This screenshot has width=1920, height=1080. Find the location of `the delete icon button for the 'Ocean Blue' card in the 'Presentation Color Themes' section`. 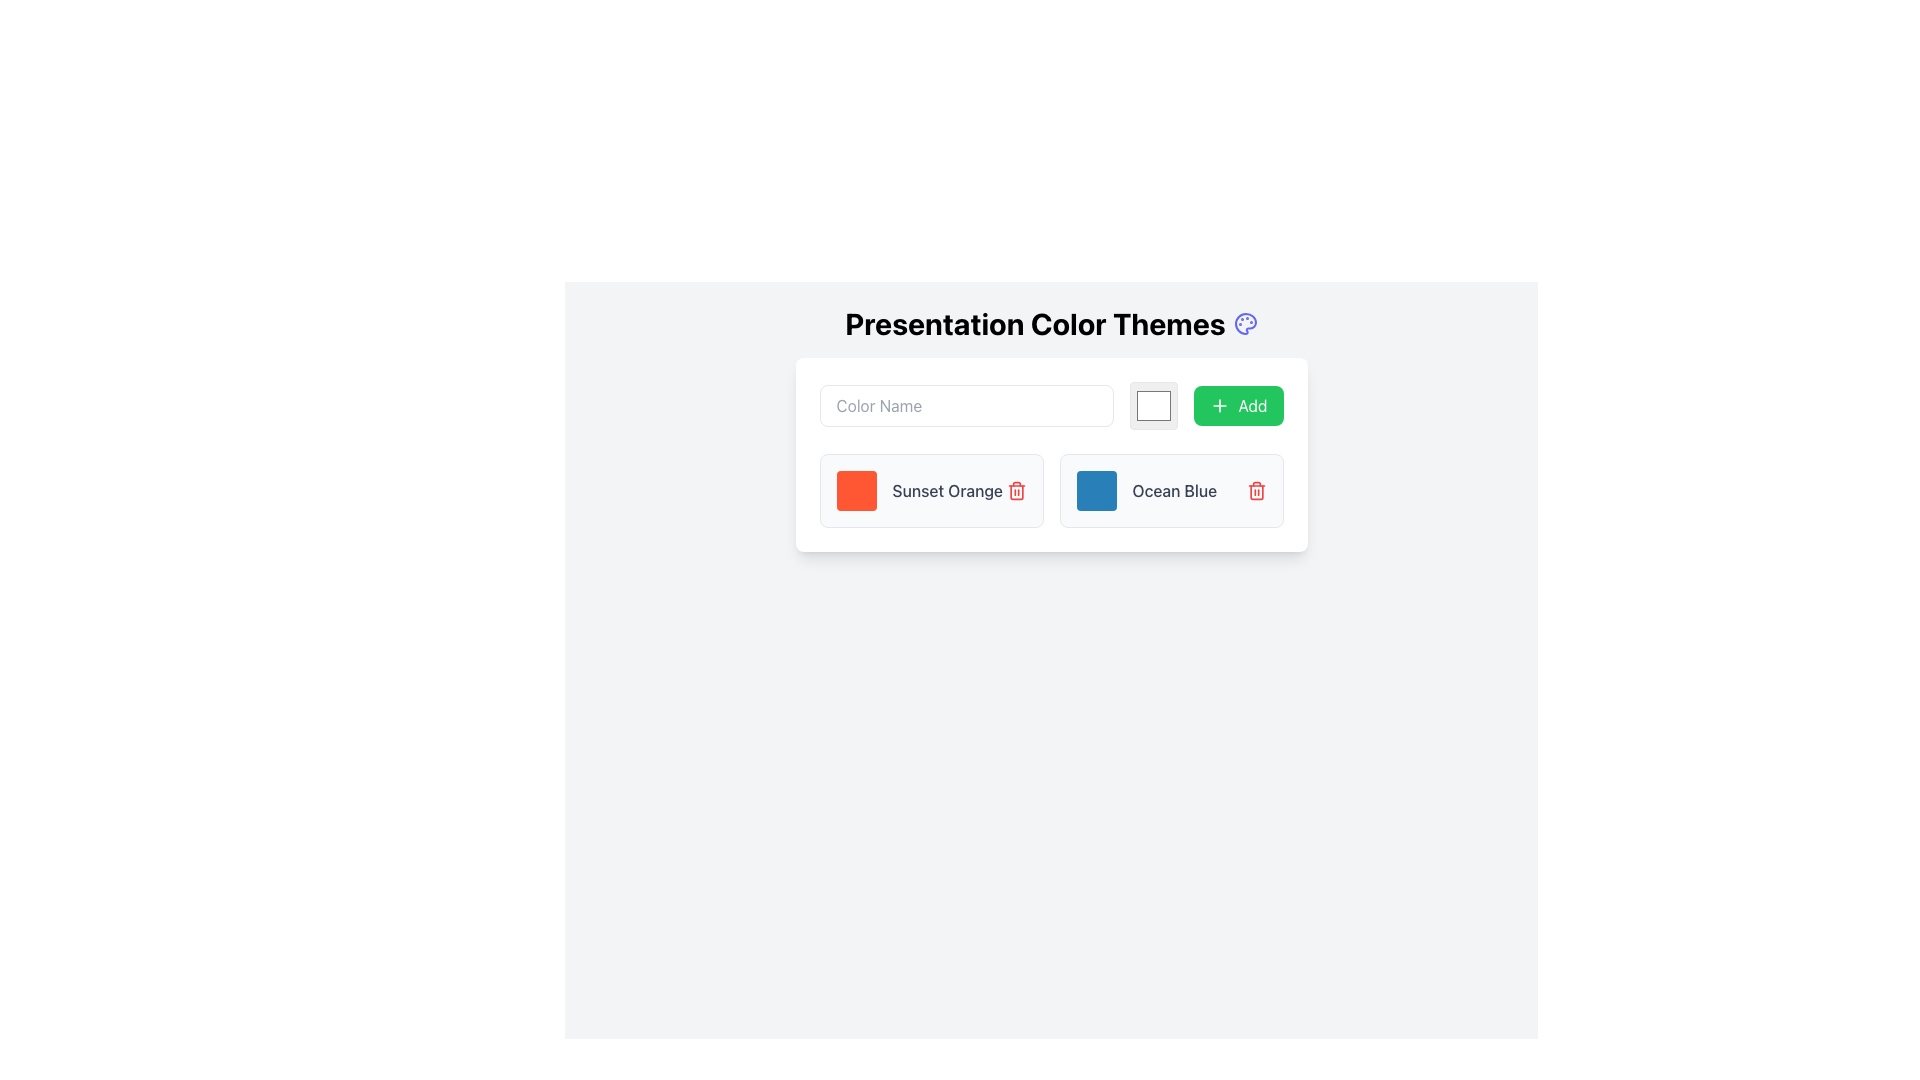

the delete icon button for the 'Ocean Blue' card in the 'Presentation Color Themes' section is located at coordinates (1255, 490).